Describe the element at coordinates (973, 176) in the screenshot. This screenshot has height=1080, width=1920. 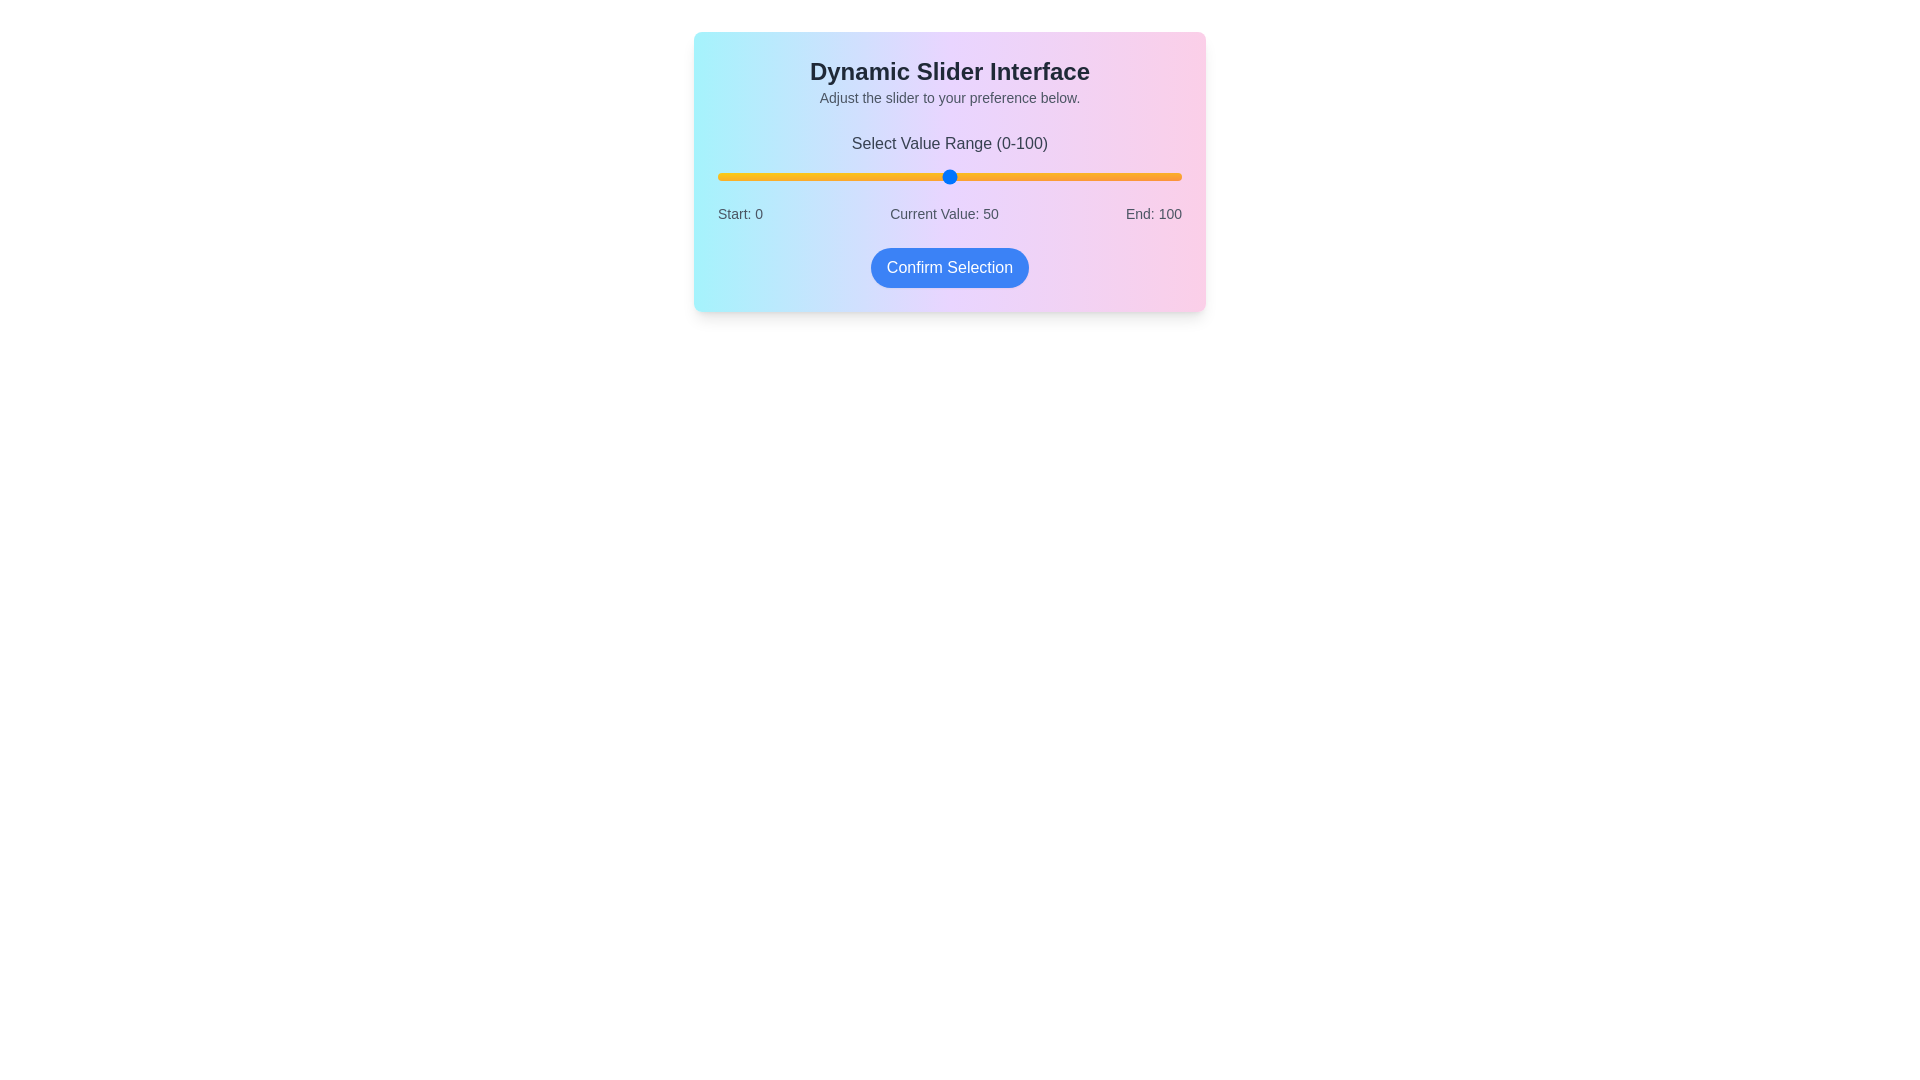
I see `the slider to set the value to 55` at that location.